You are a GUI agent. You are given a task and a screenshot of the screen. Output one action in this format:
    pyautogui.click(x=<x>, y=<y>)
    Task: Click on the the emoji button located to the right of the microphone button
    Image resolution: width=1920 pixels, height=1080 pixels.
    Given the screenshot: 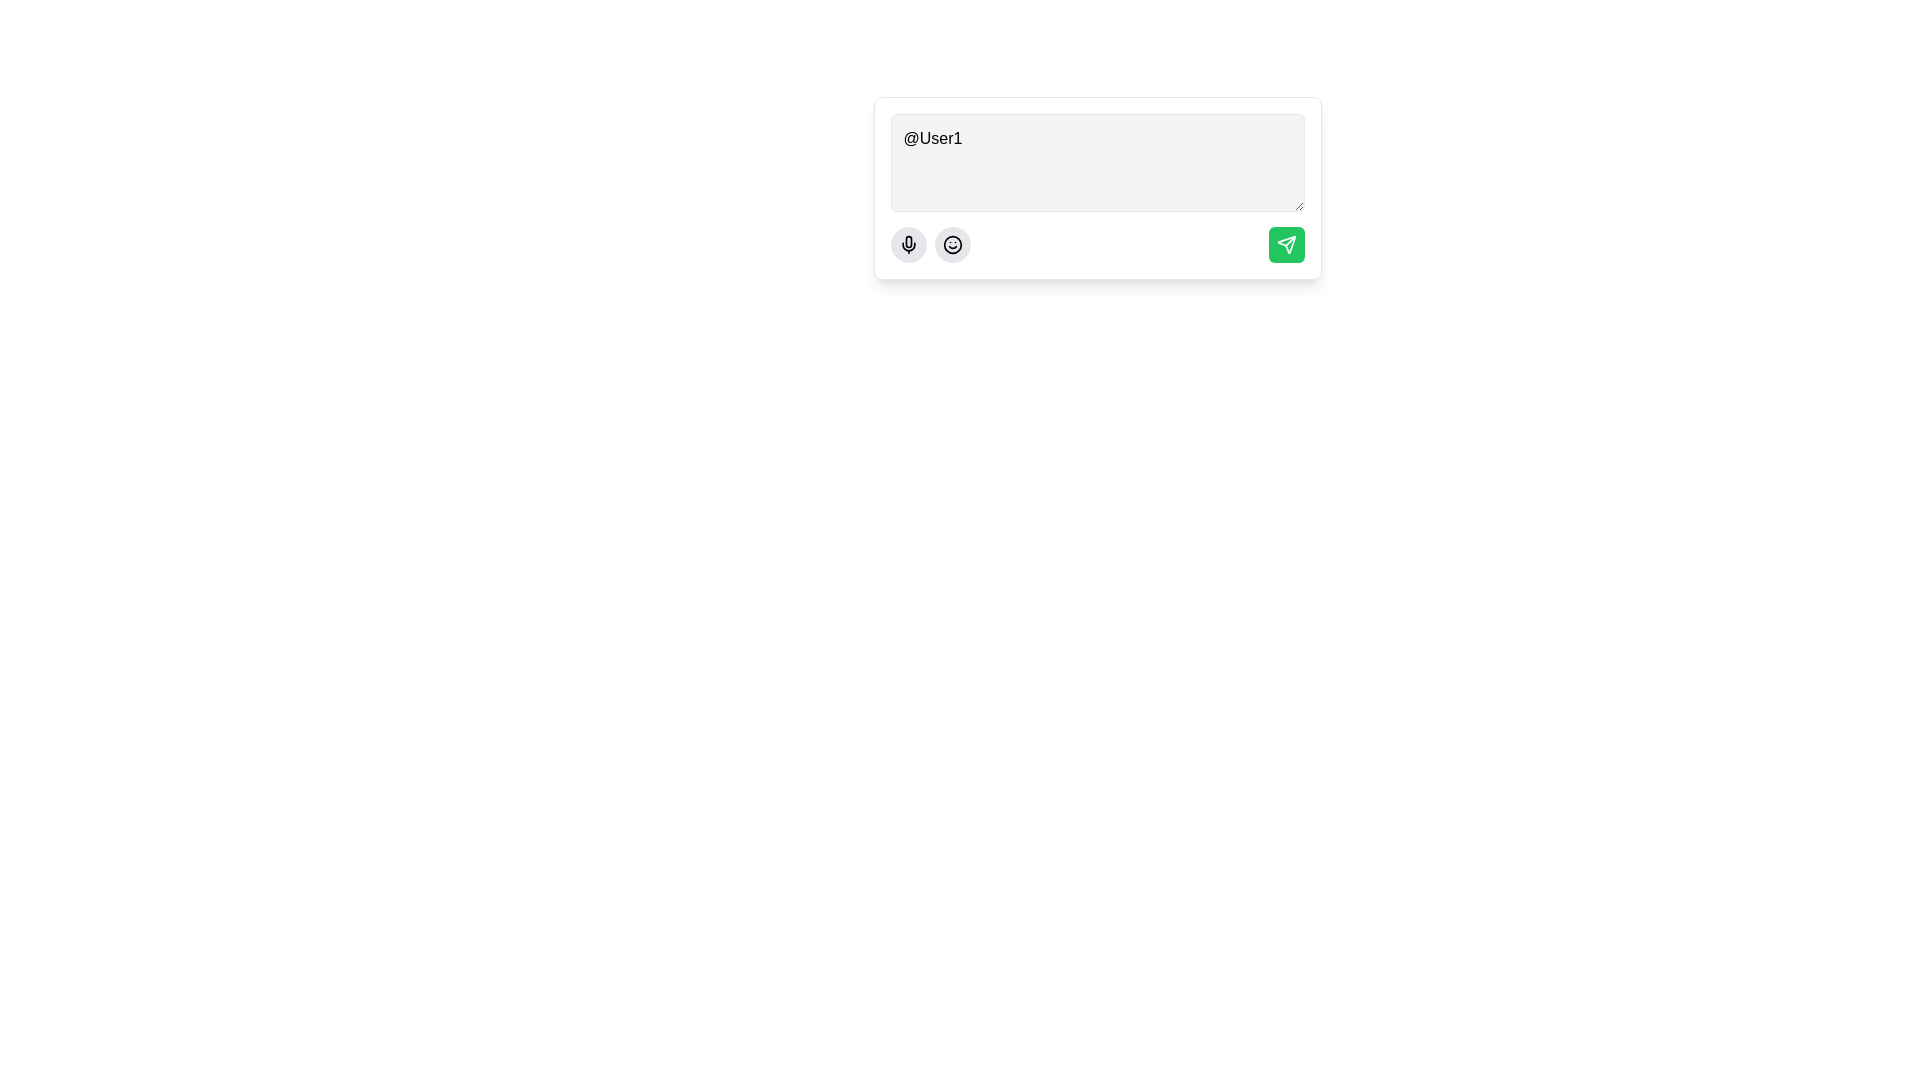 What is the action you would take?
    pyautogui.click(x=951, y=244)
    